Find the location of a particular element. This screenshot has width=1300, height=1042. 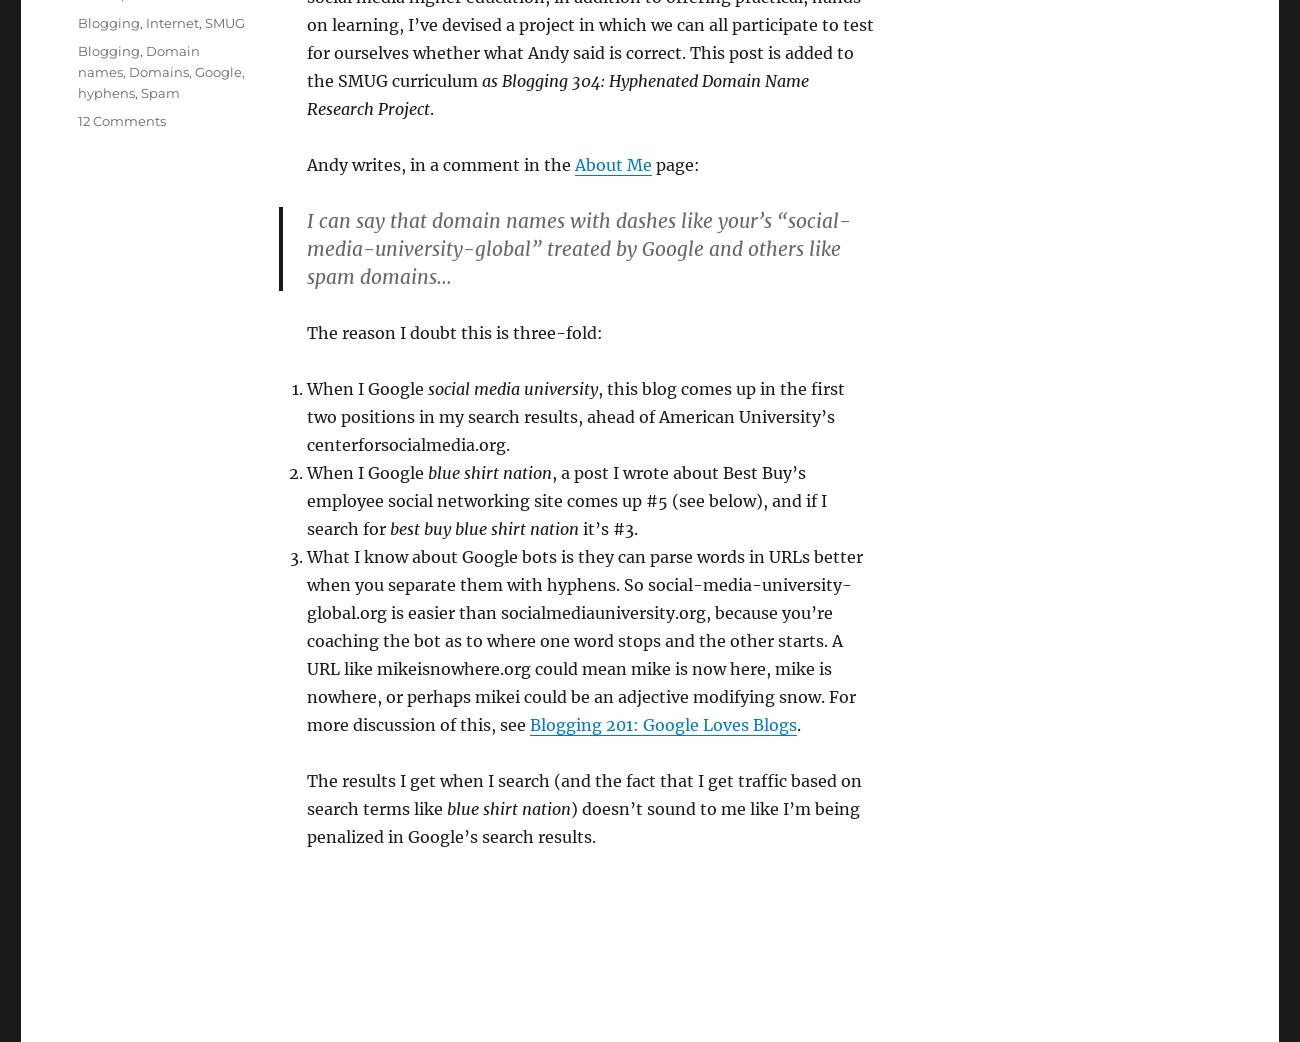

'12 Comments' is located at coordinates (120, 120).